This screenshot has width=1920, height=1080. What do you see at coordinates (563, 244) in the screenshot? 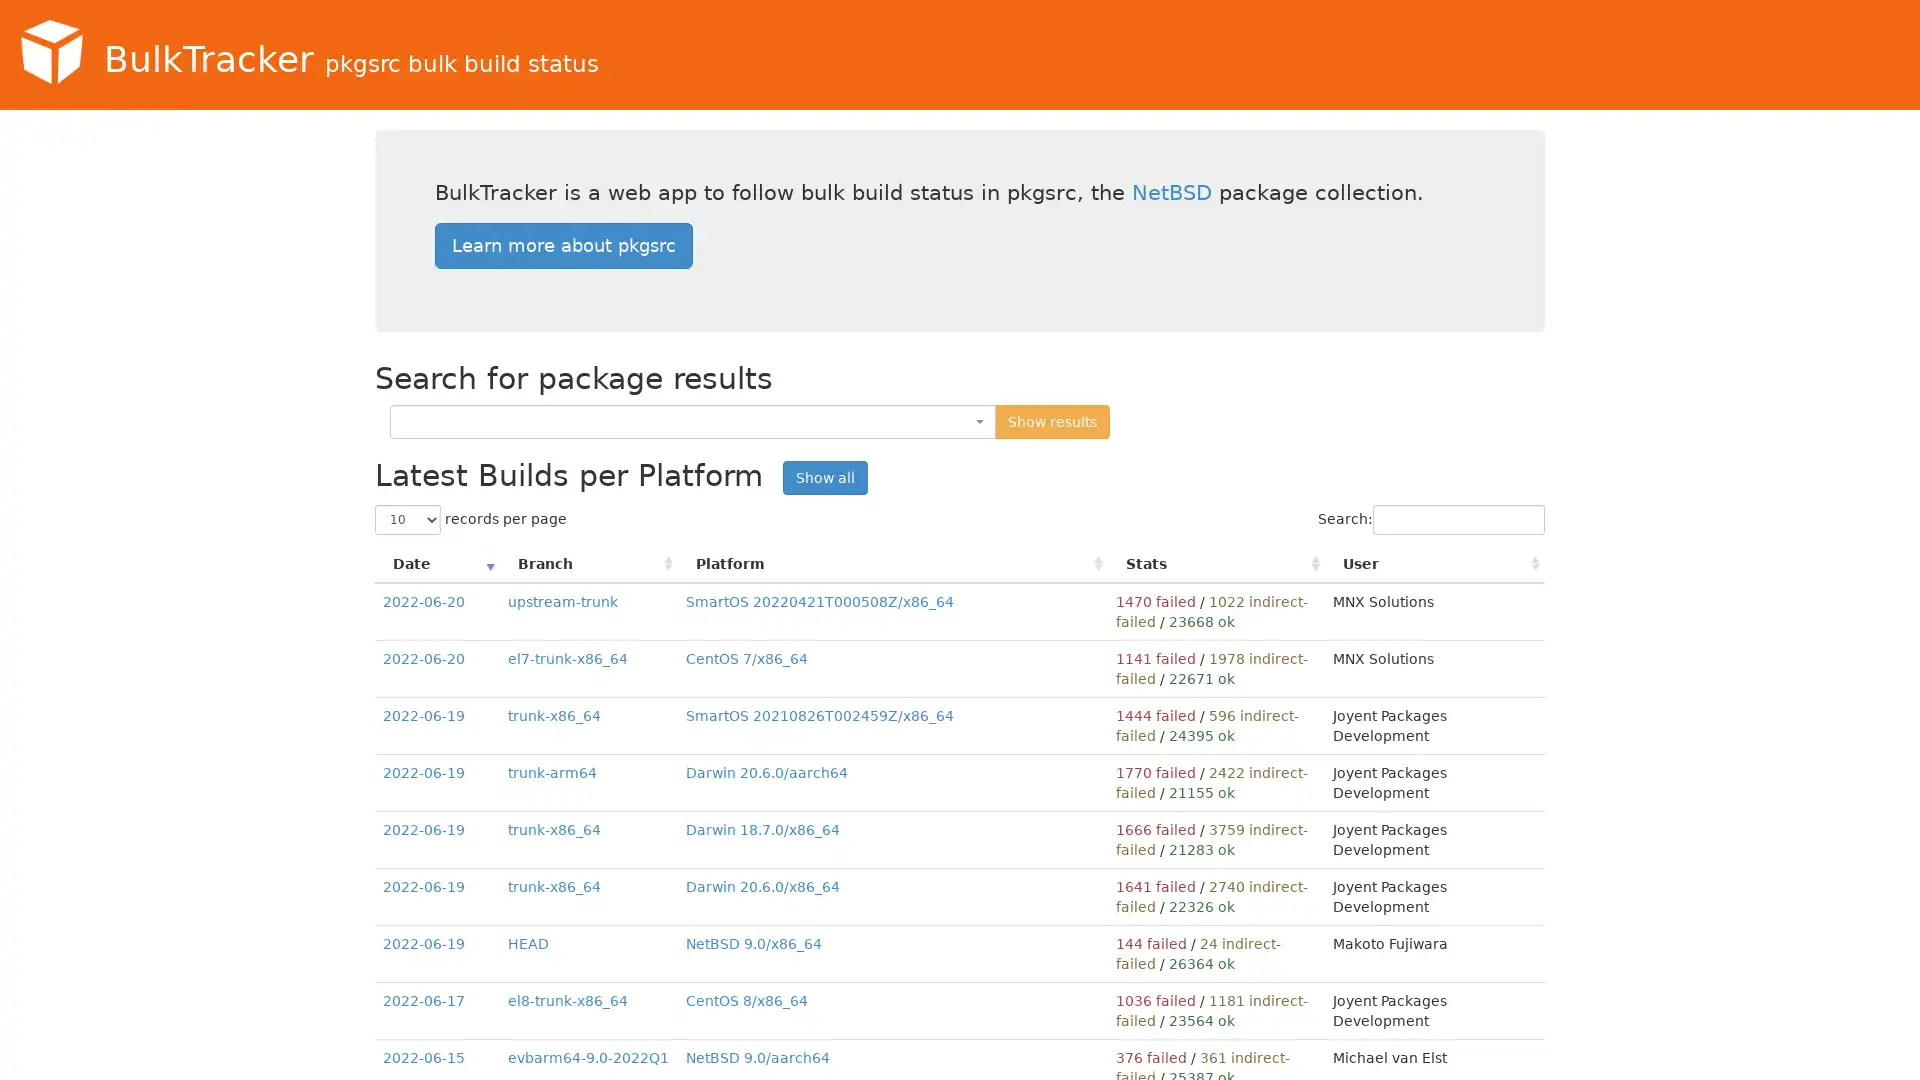
I see `Learn more about pkgsrc` at bounding box center [563, 244].